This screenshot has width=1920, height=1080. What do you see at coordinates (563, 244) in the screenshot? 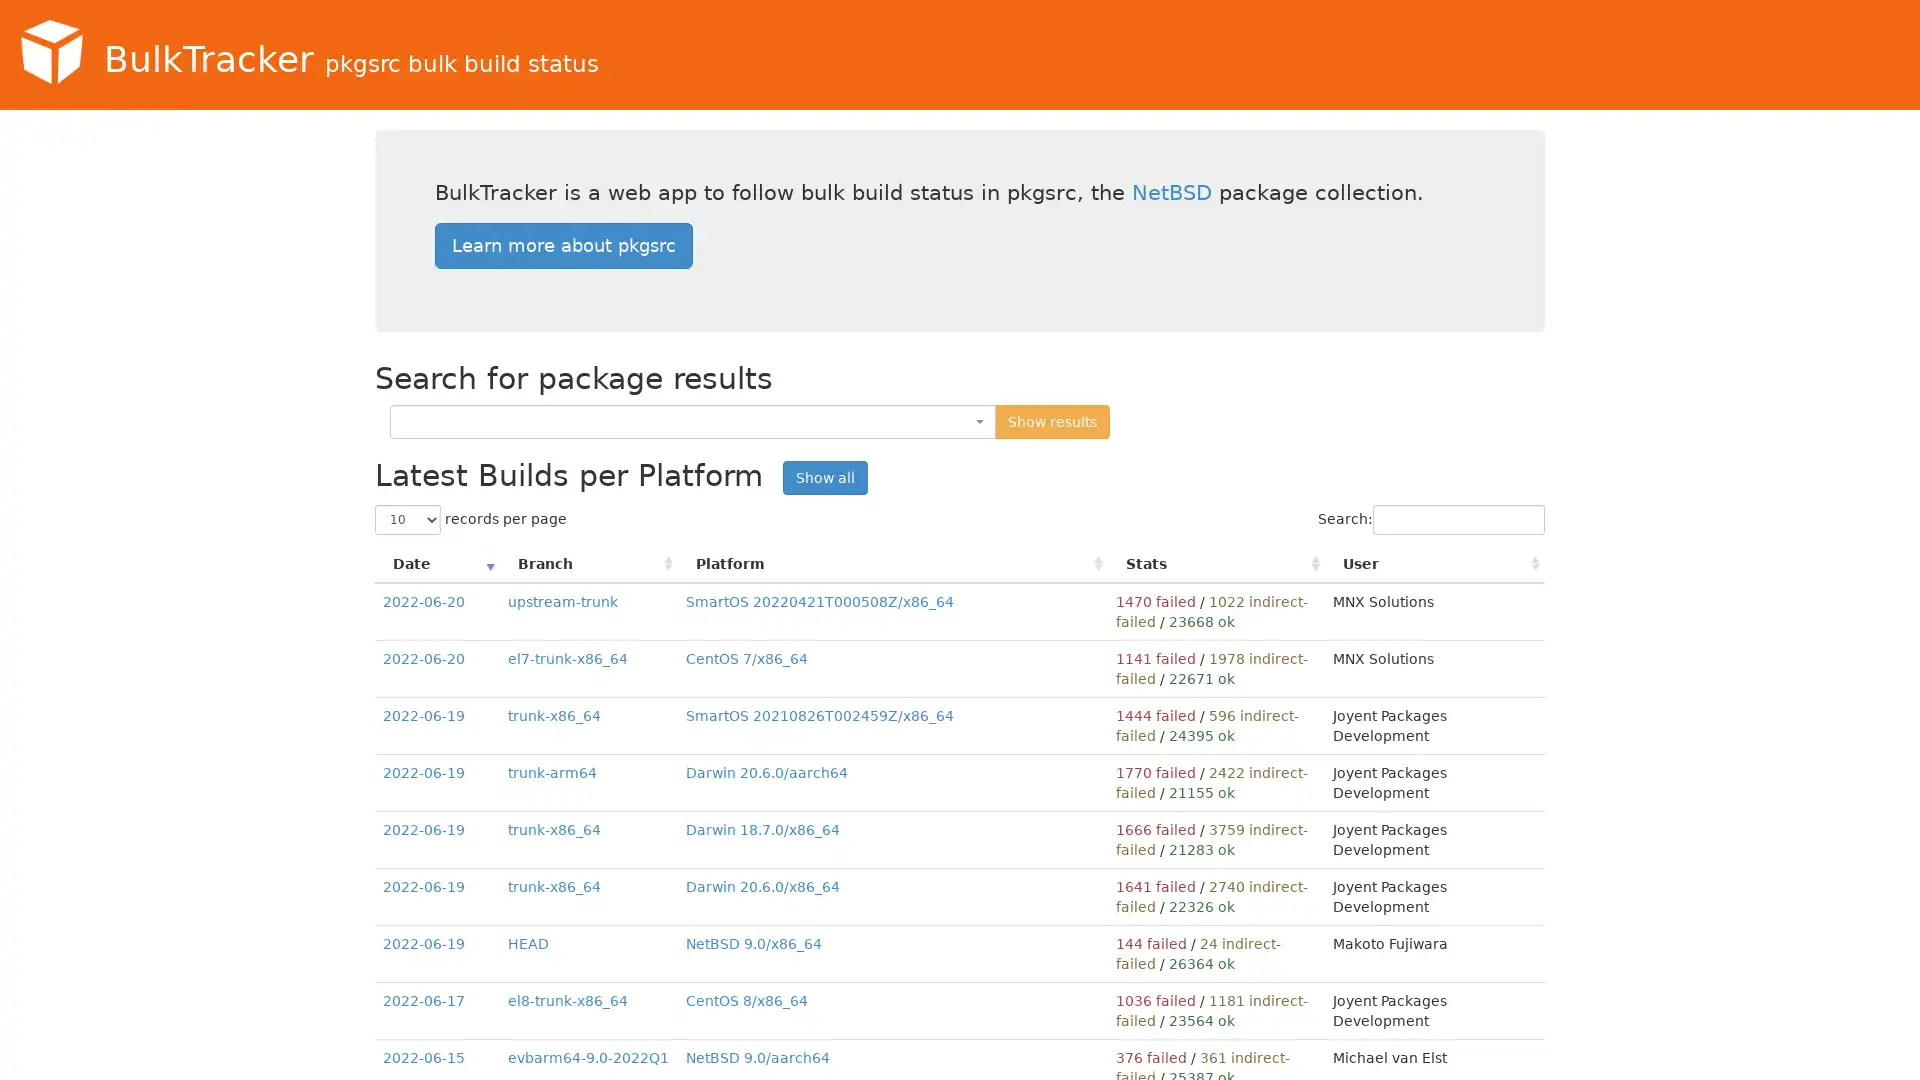
I see `Learn more about pkgsrc` at bounding box center [563, 244].